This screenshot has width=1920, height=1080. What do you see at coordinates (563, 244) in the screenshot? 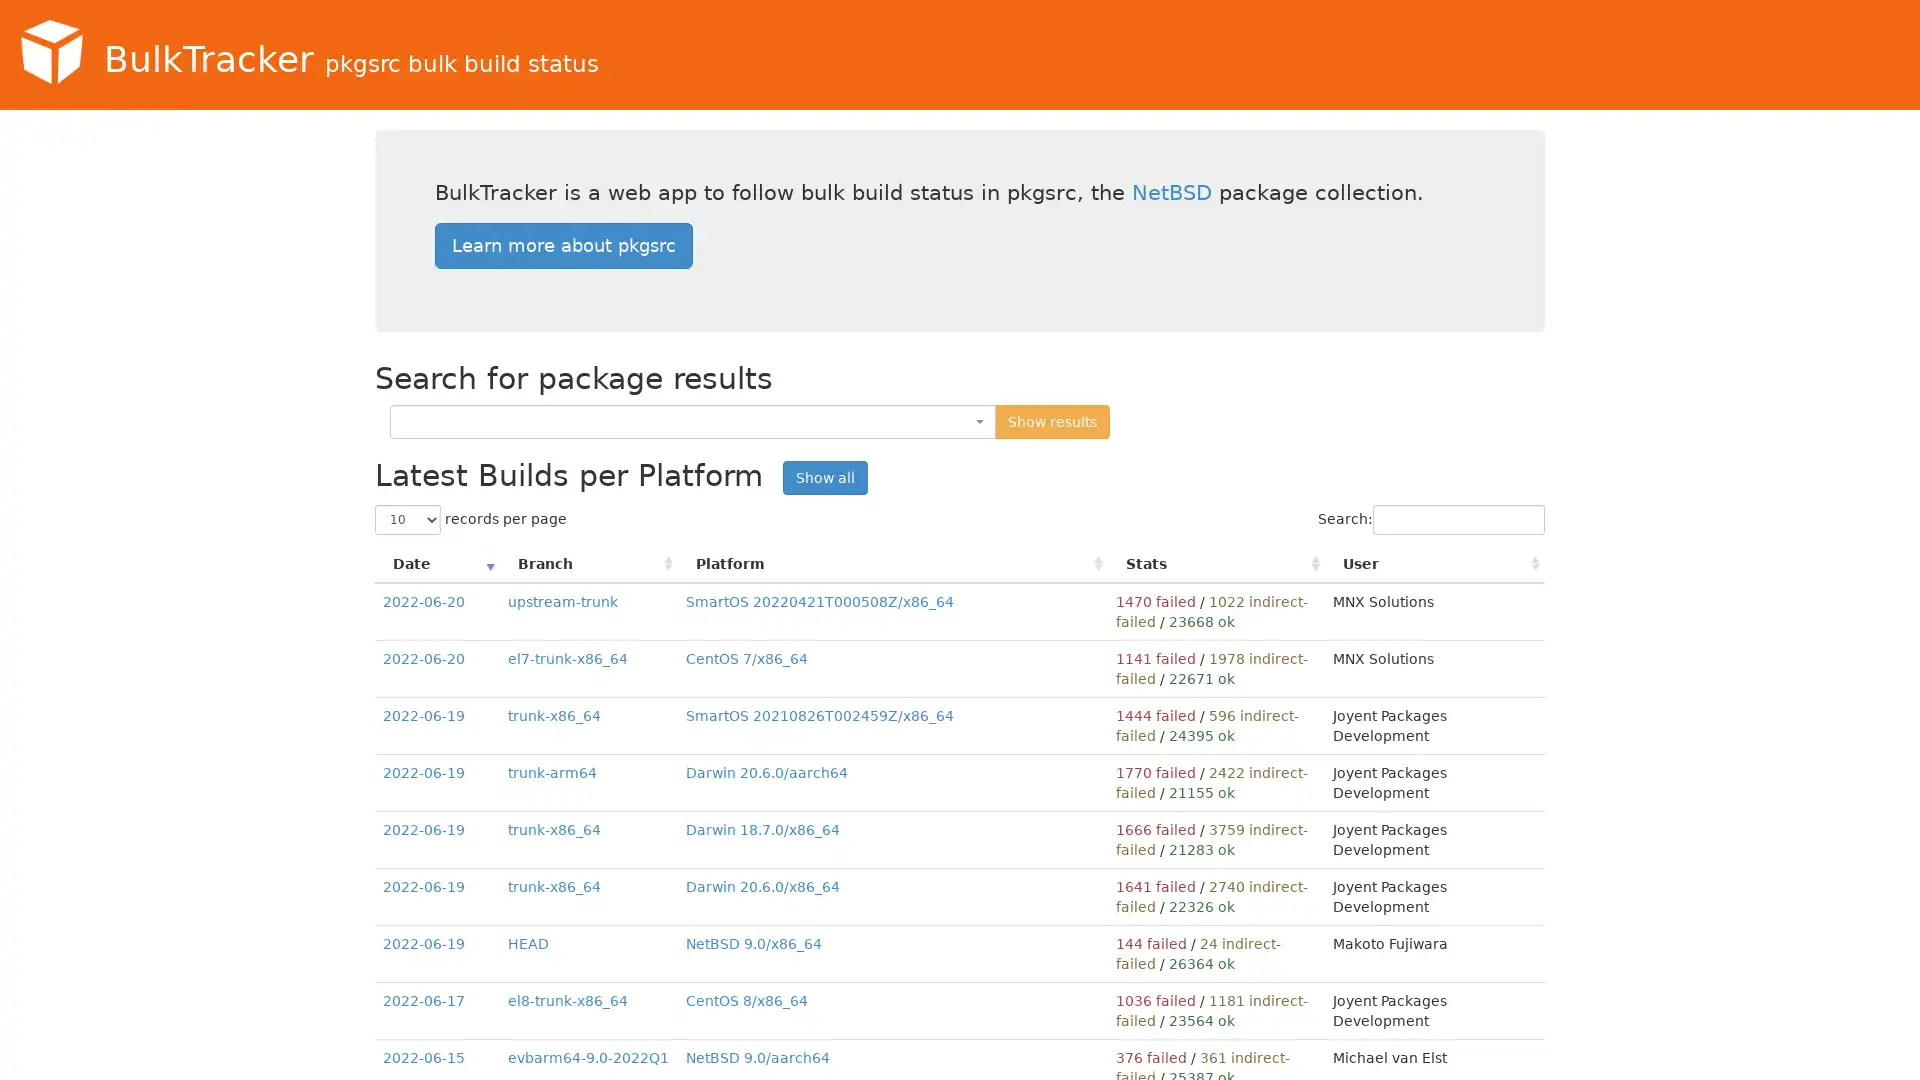
I see `Learn more about pkgsrc` at bounding box center [563, 244].